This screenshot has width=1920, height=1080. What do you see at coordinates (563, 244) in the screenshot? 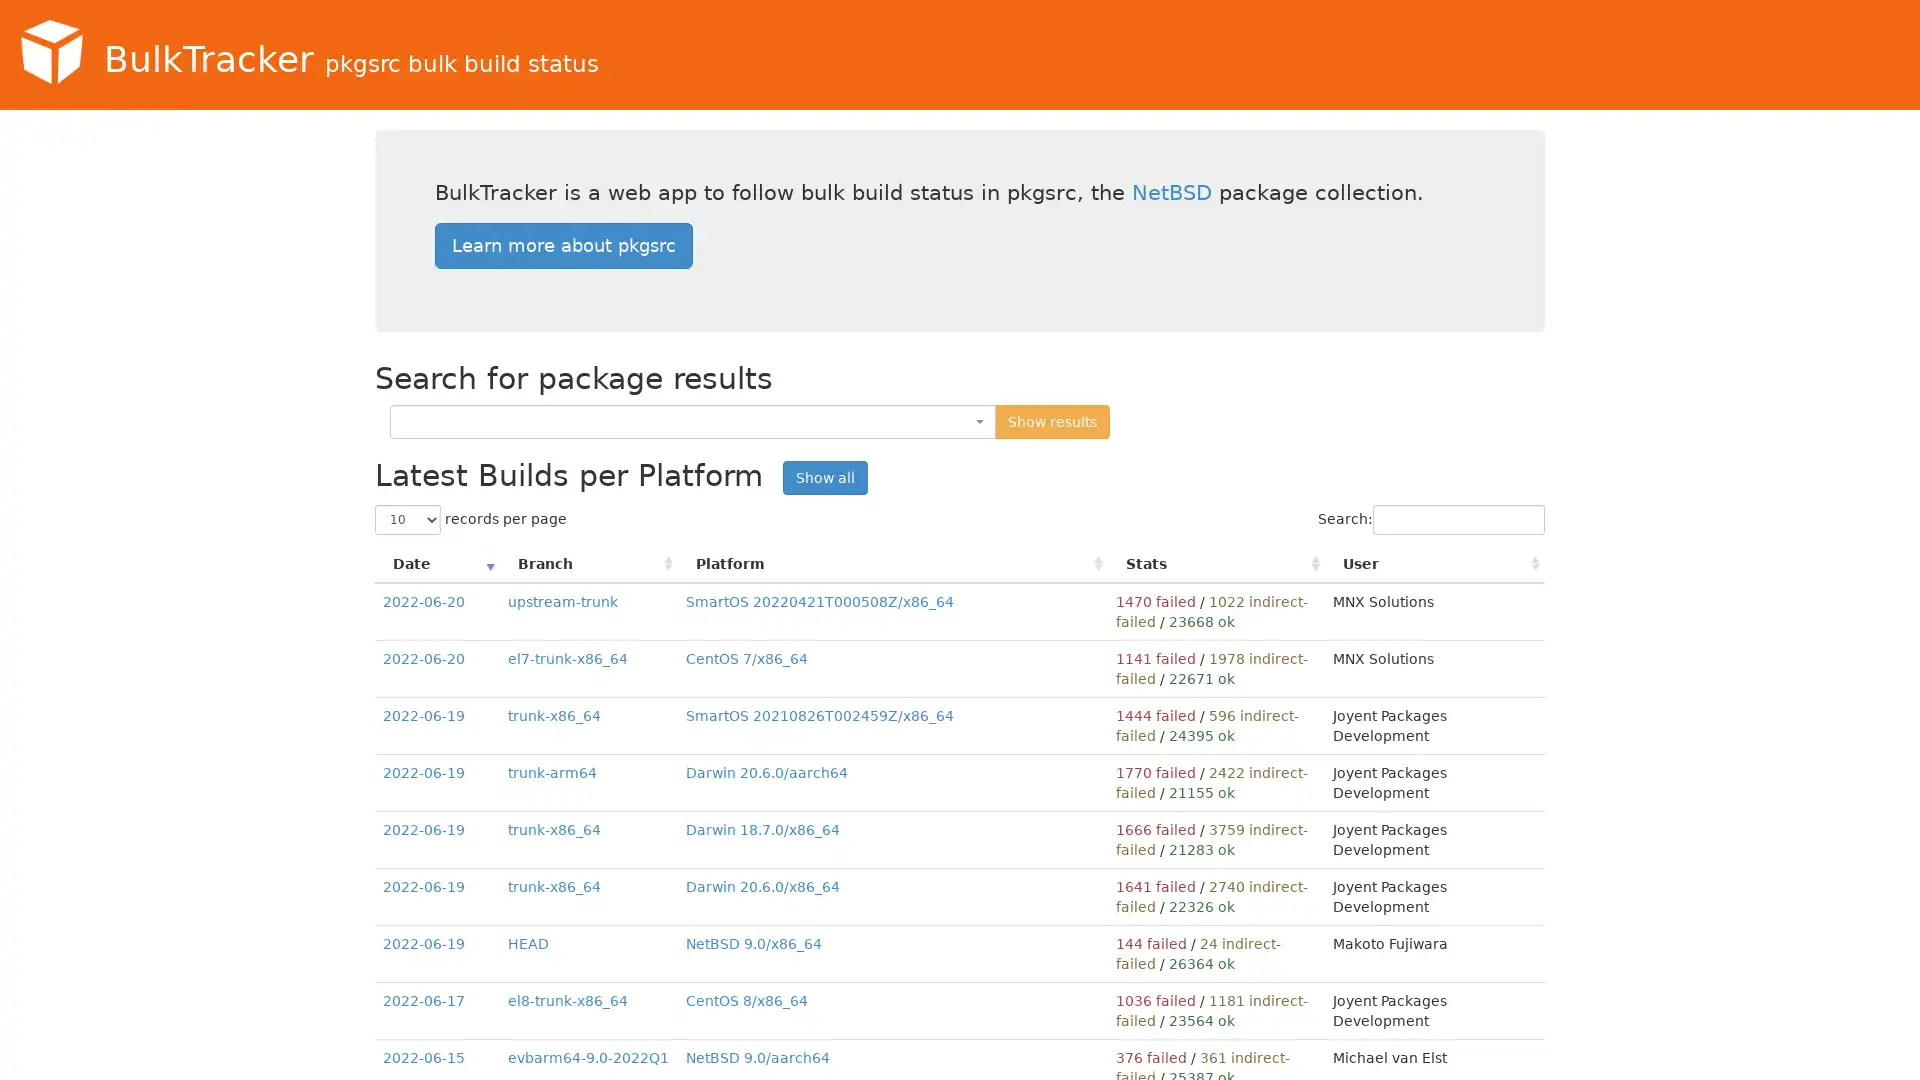
I see `Learn more about pkgsrc` at bounding box center [563, 244].